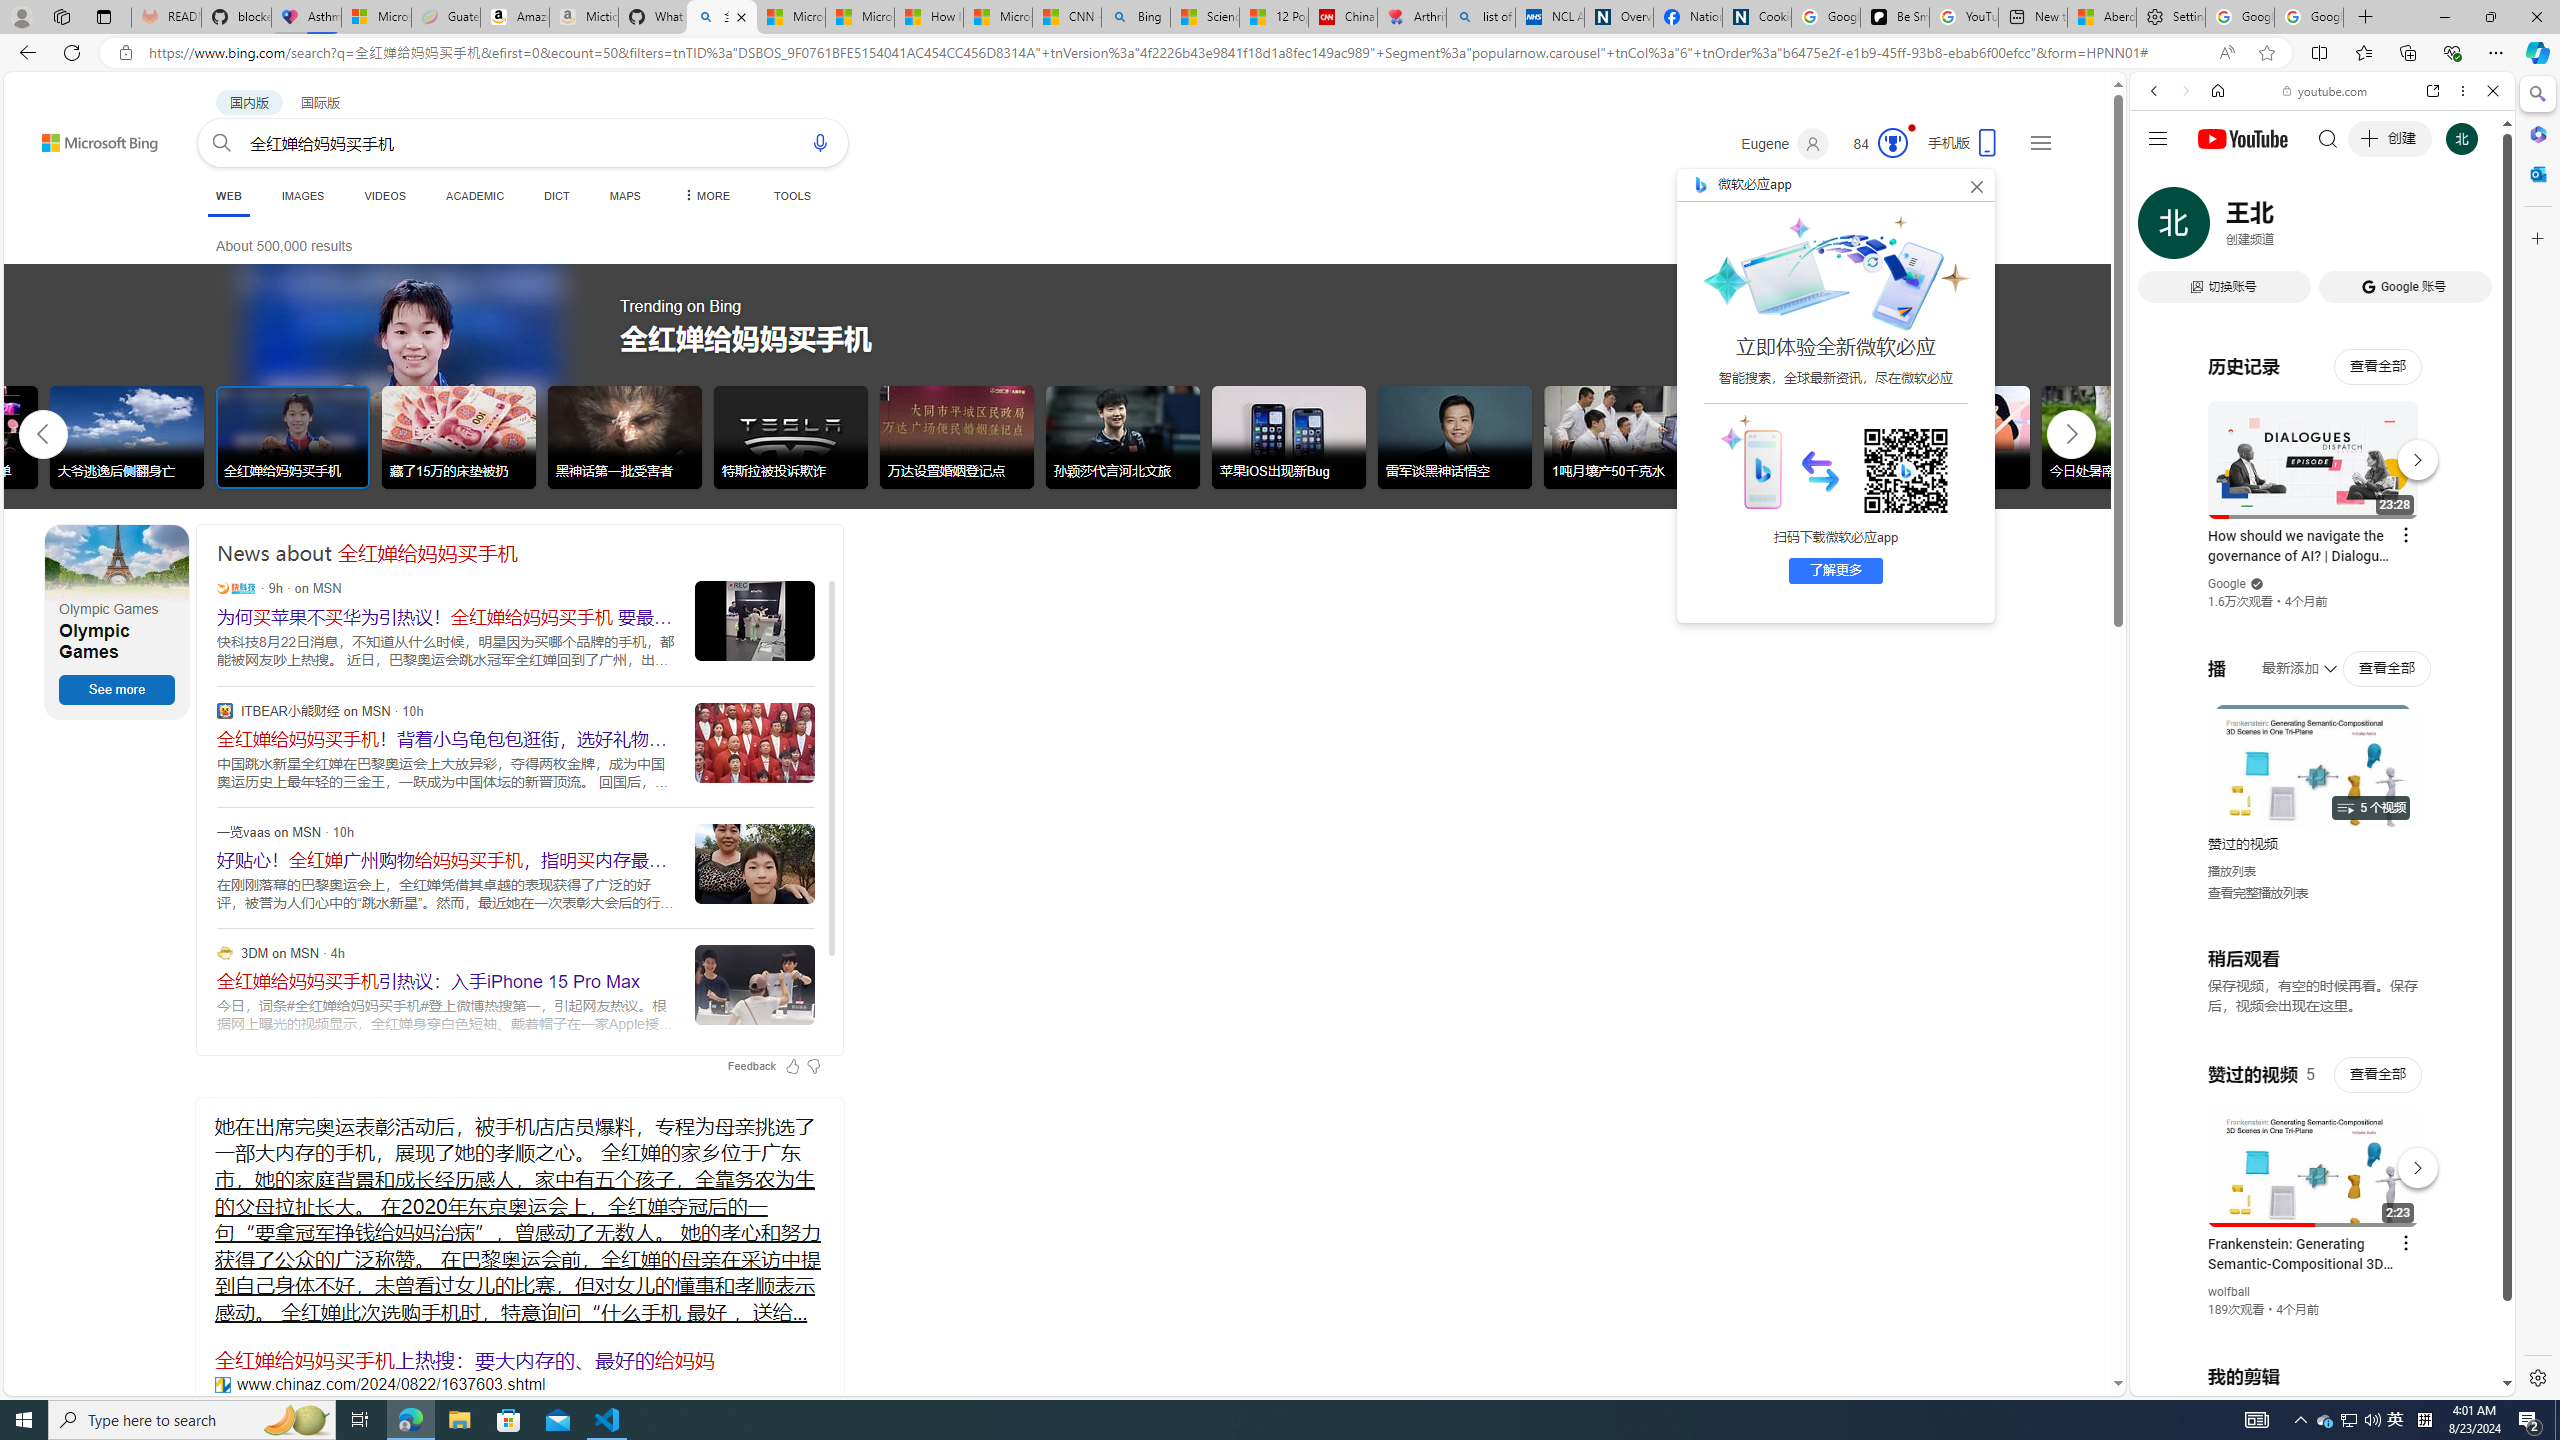 Image resolution: width=2560 pixels, height=1440 pixels. What do you see at coordinates (102, 16) in the screenshot?
I see `'Tab actions menu'` at bounding box center [102, 16].